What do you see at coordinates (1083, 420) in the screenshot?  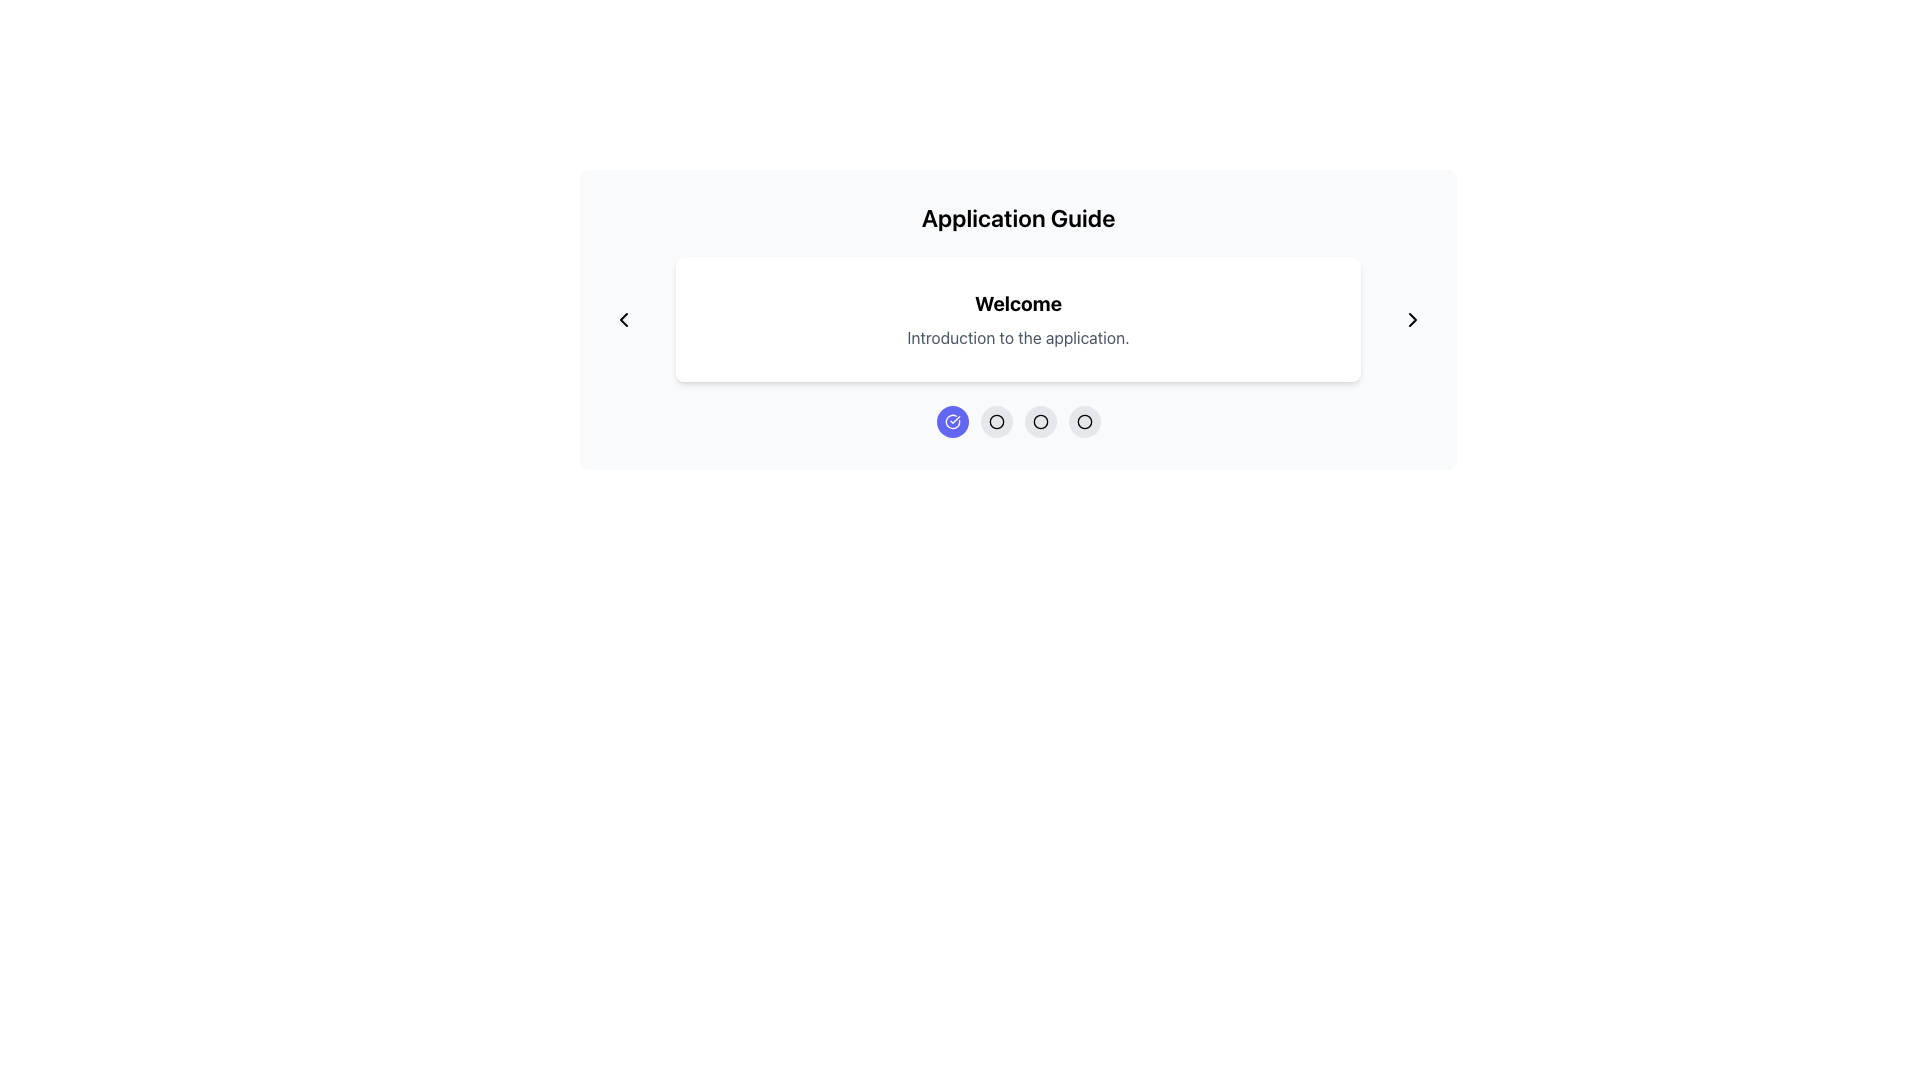 I see `the fourth button in a row of circular buttons located below the 'Welcome' text section` at bounding box center [1083, 420].